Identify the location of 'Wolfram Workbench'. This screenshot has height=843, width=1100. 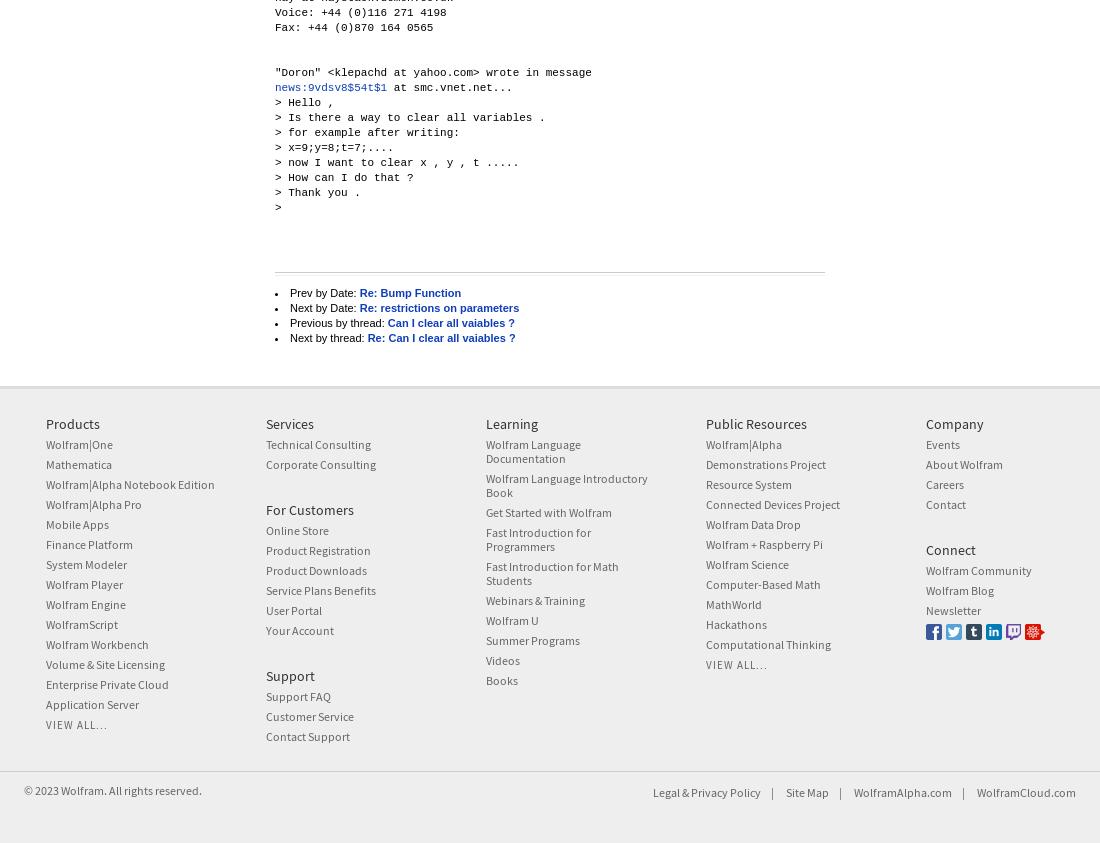
(44, 643).